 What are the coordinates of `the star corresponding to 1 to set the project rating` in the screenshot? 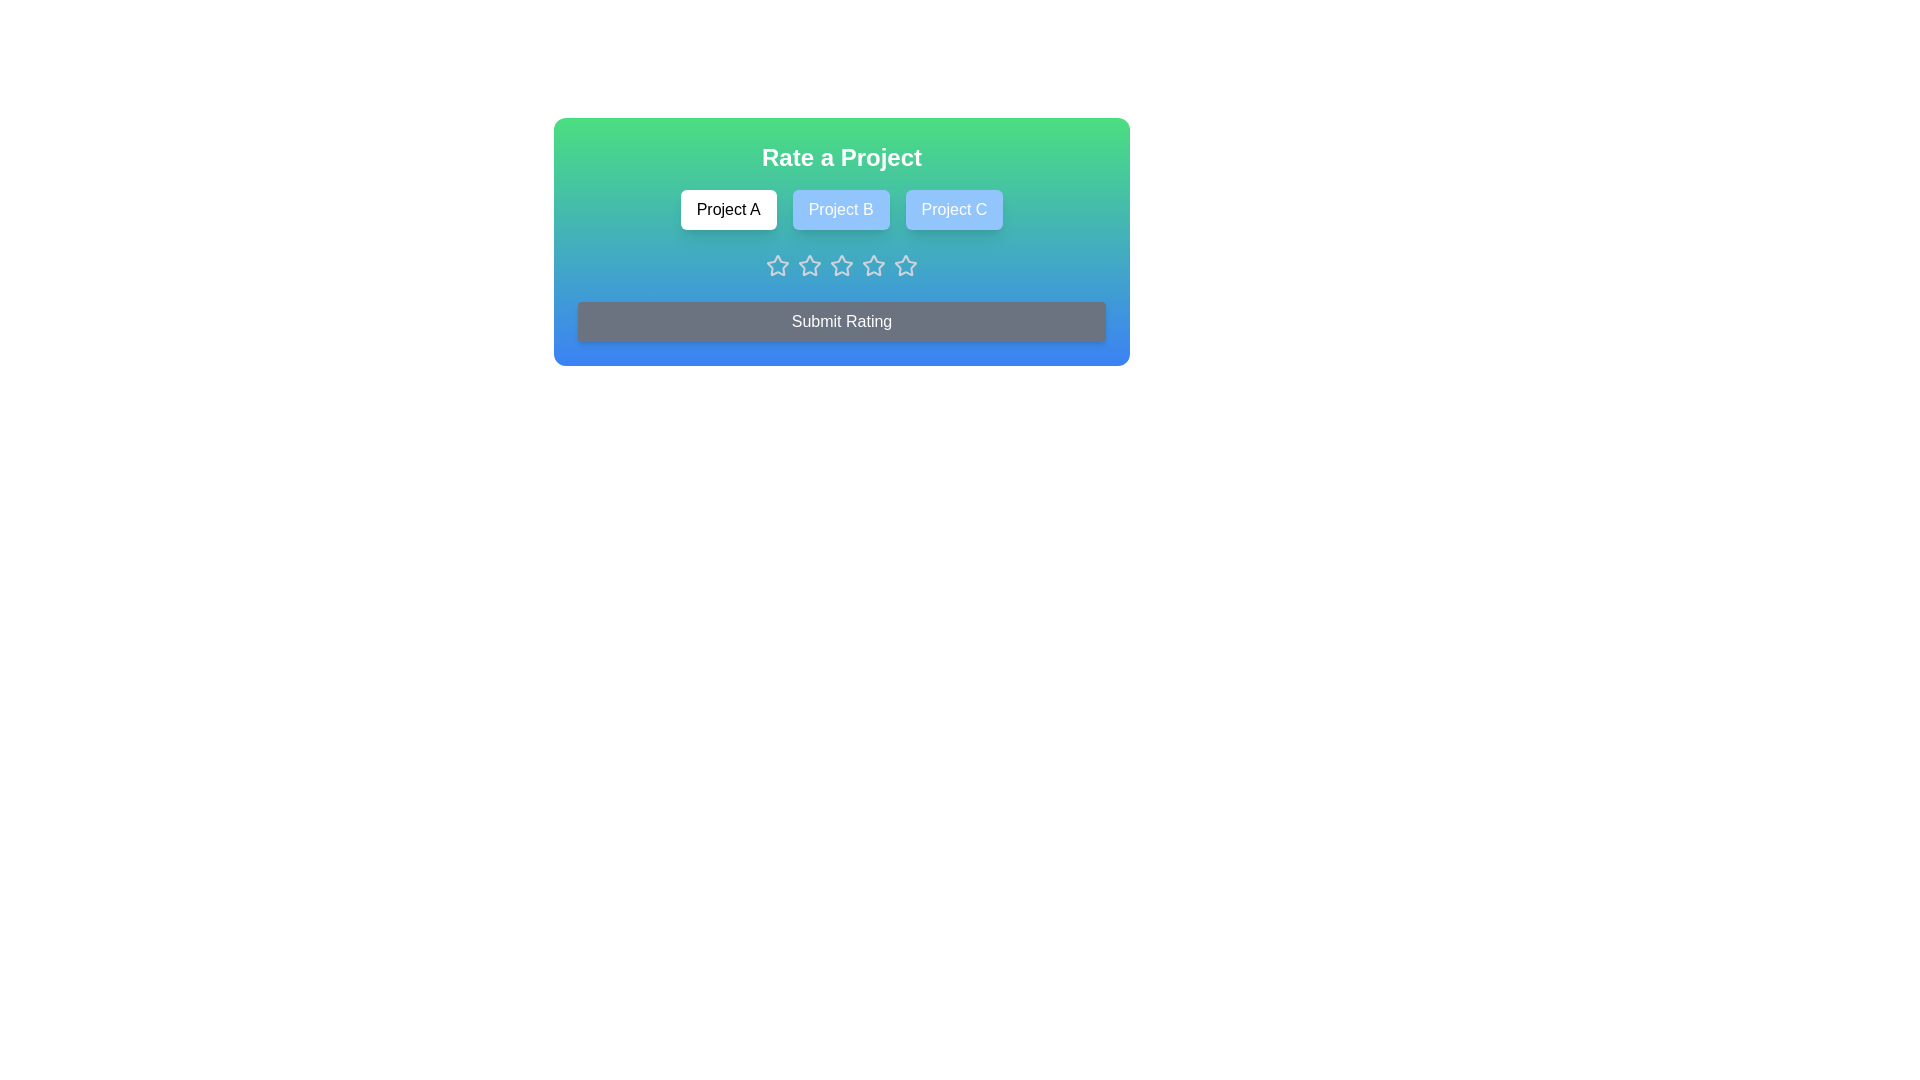 It's located at (776, 265).